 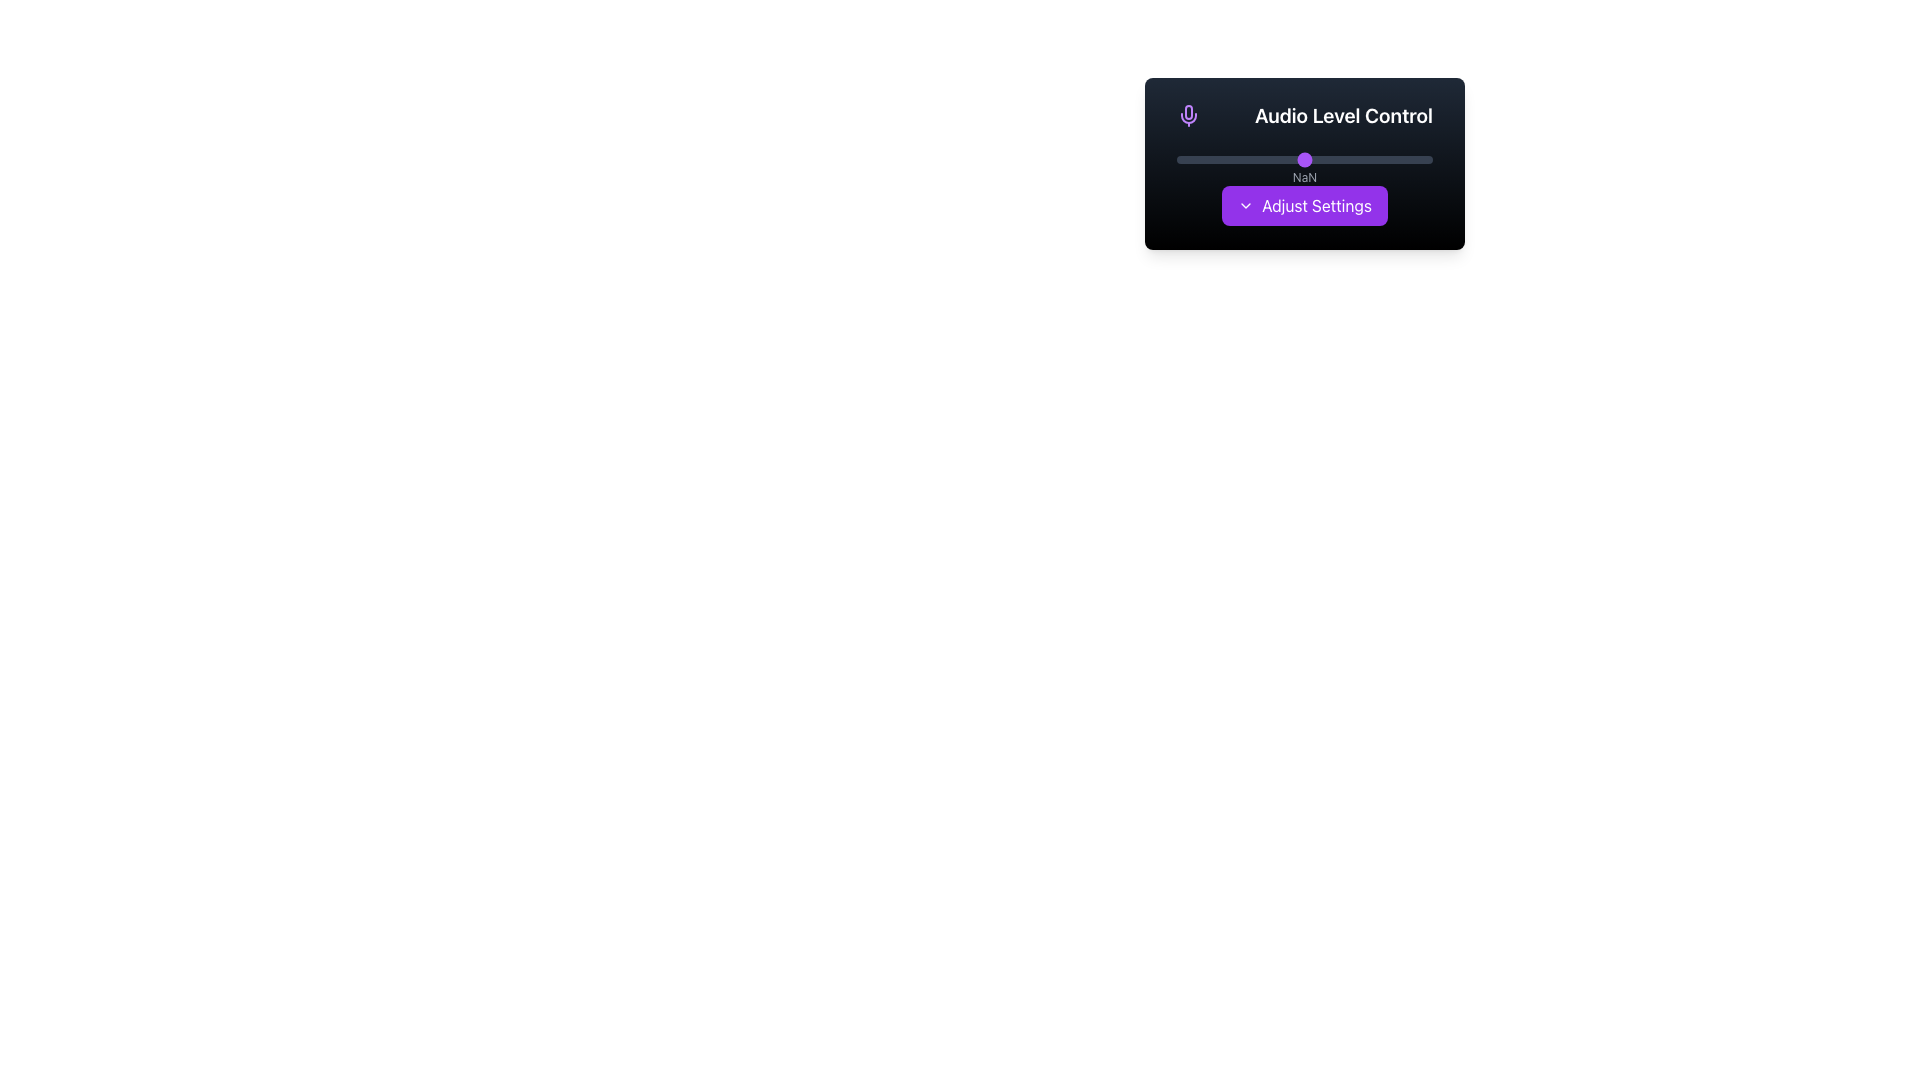 What do you see at coordinates (1184, 158) in the screenshot?
I see `the slider value` at bounding box center [1184, 158].